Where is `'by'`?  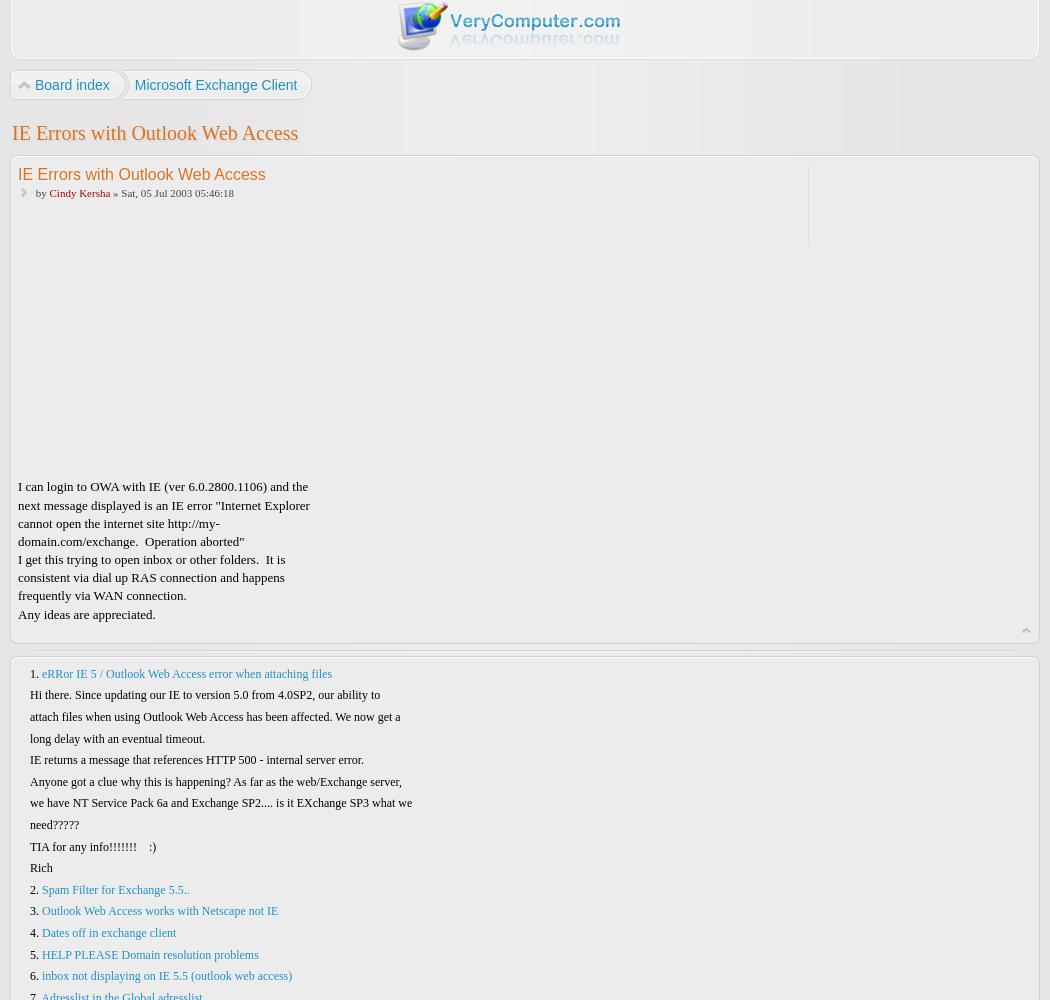
'by' is located at coordinates (39, 191).